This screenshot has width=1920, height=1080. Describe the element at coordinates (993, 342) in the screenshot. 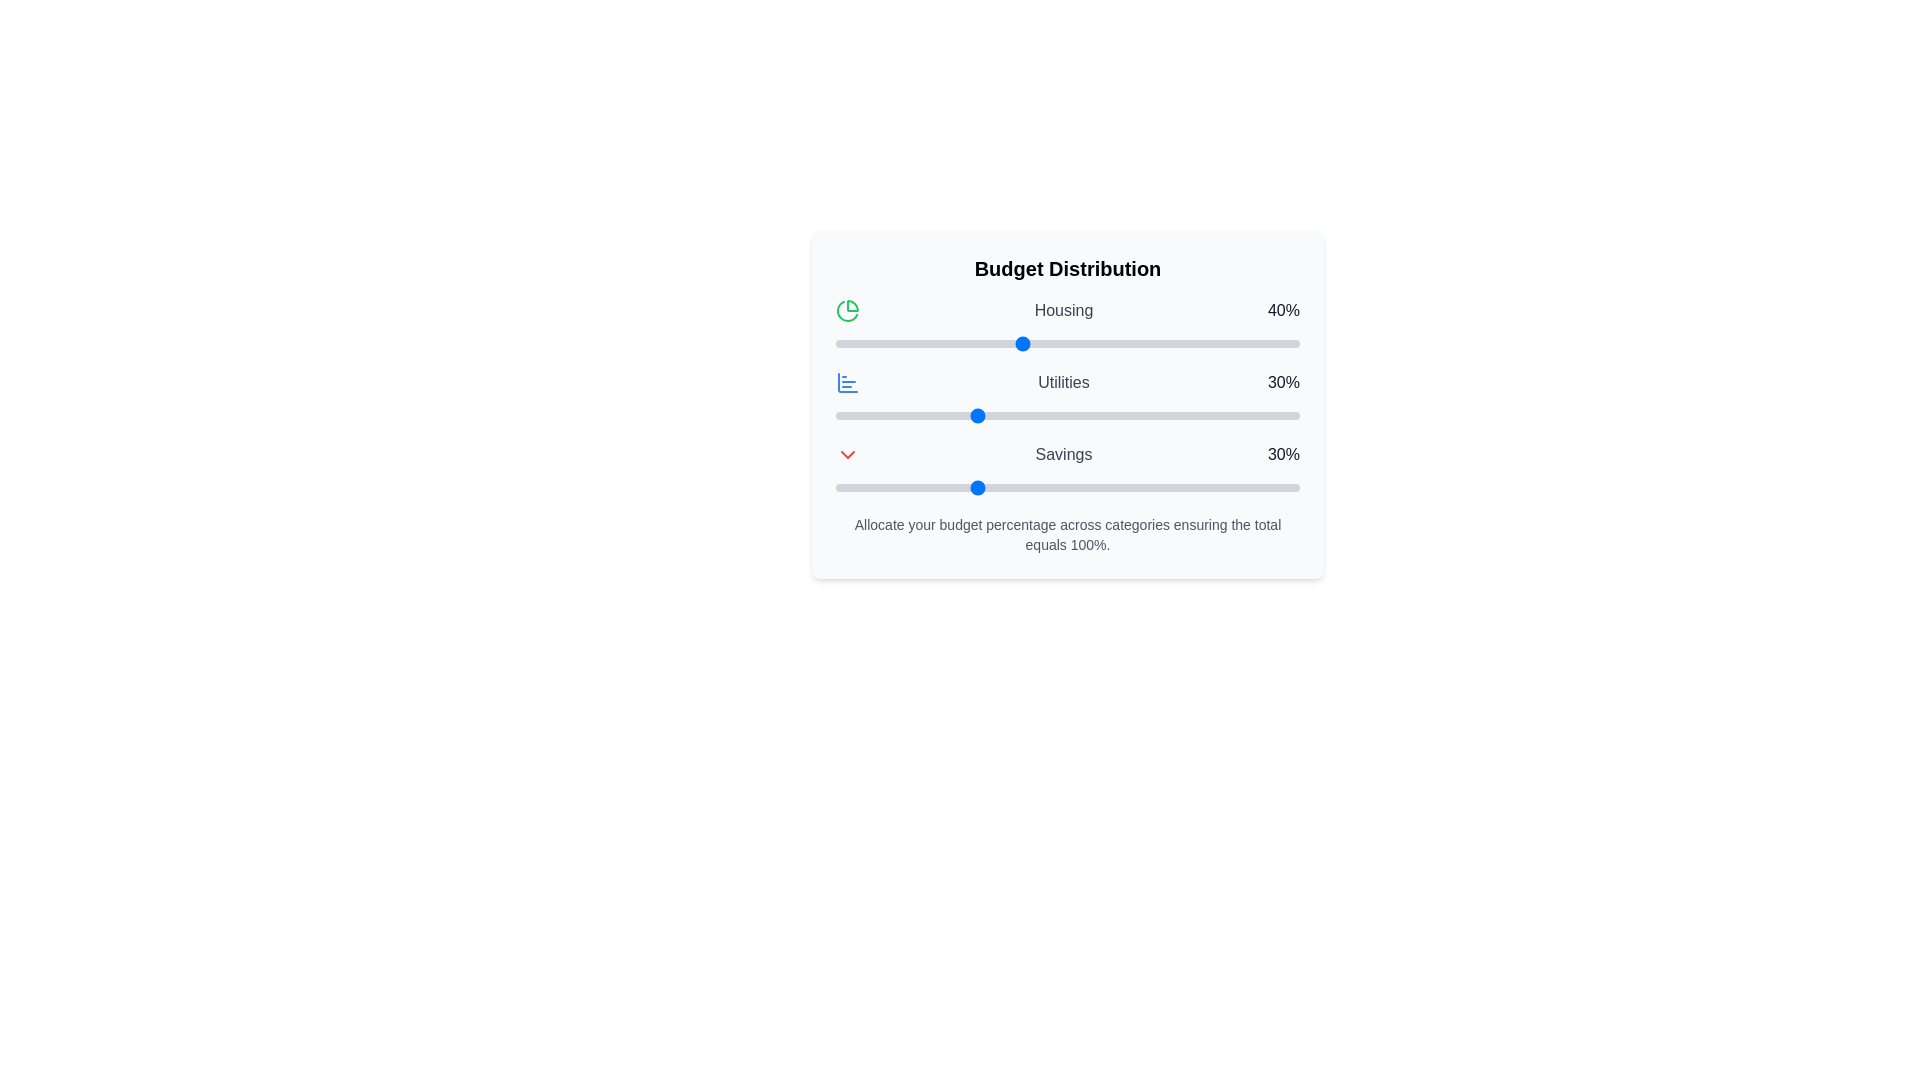

I see `the Housing percentage slider` at that location.